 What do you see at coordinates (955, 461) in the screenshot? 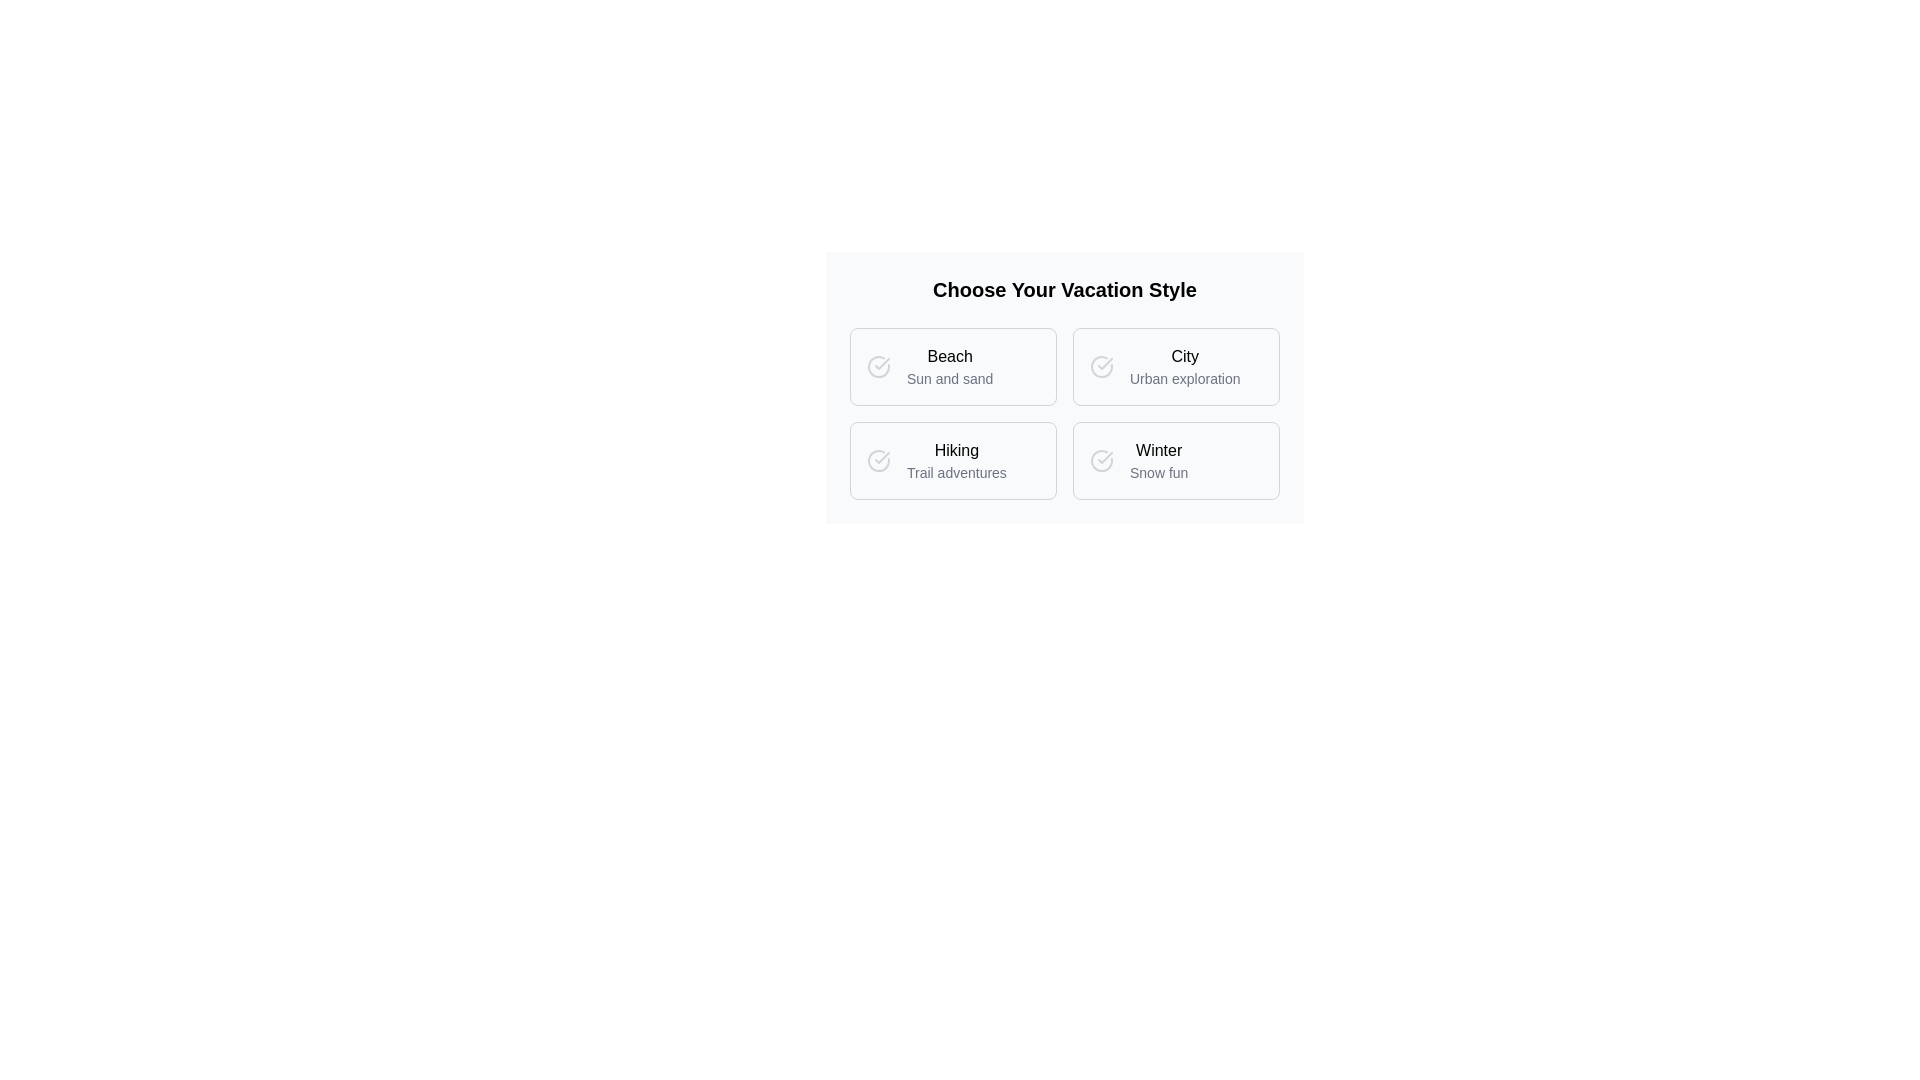
I see `the text label for hiking trails, located in the second row and first column of the vacation styles grid` at bounding box center [955, 461].